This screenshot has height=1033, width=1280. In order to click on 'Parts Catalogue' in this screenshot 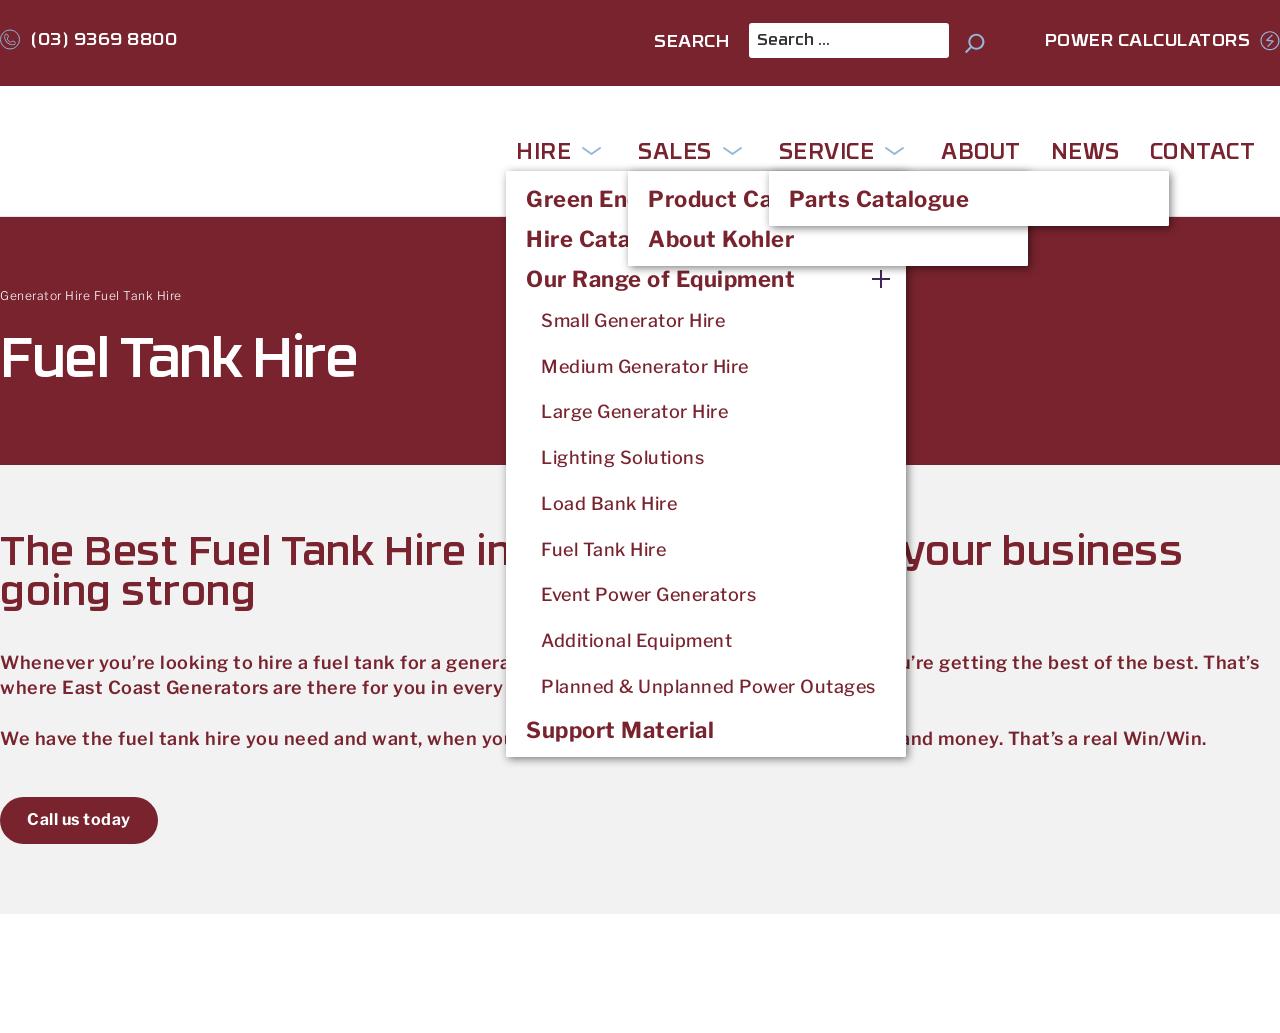, I will do `click(878, 197)`.